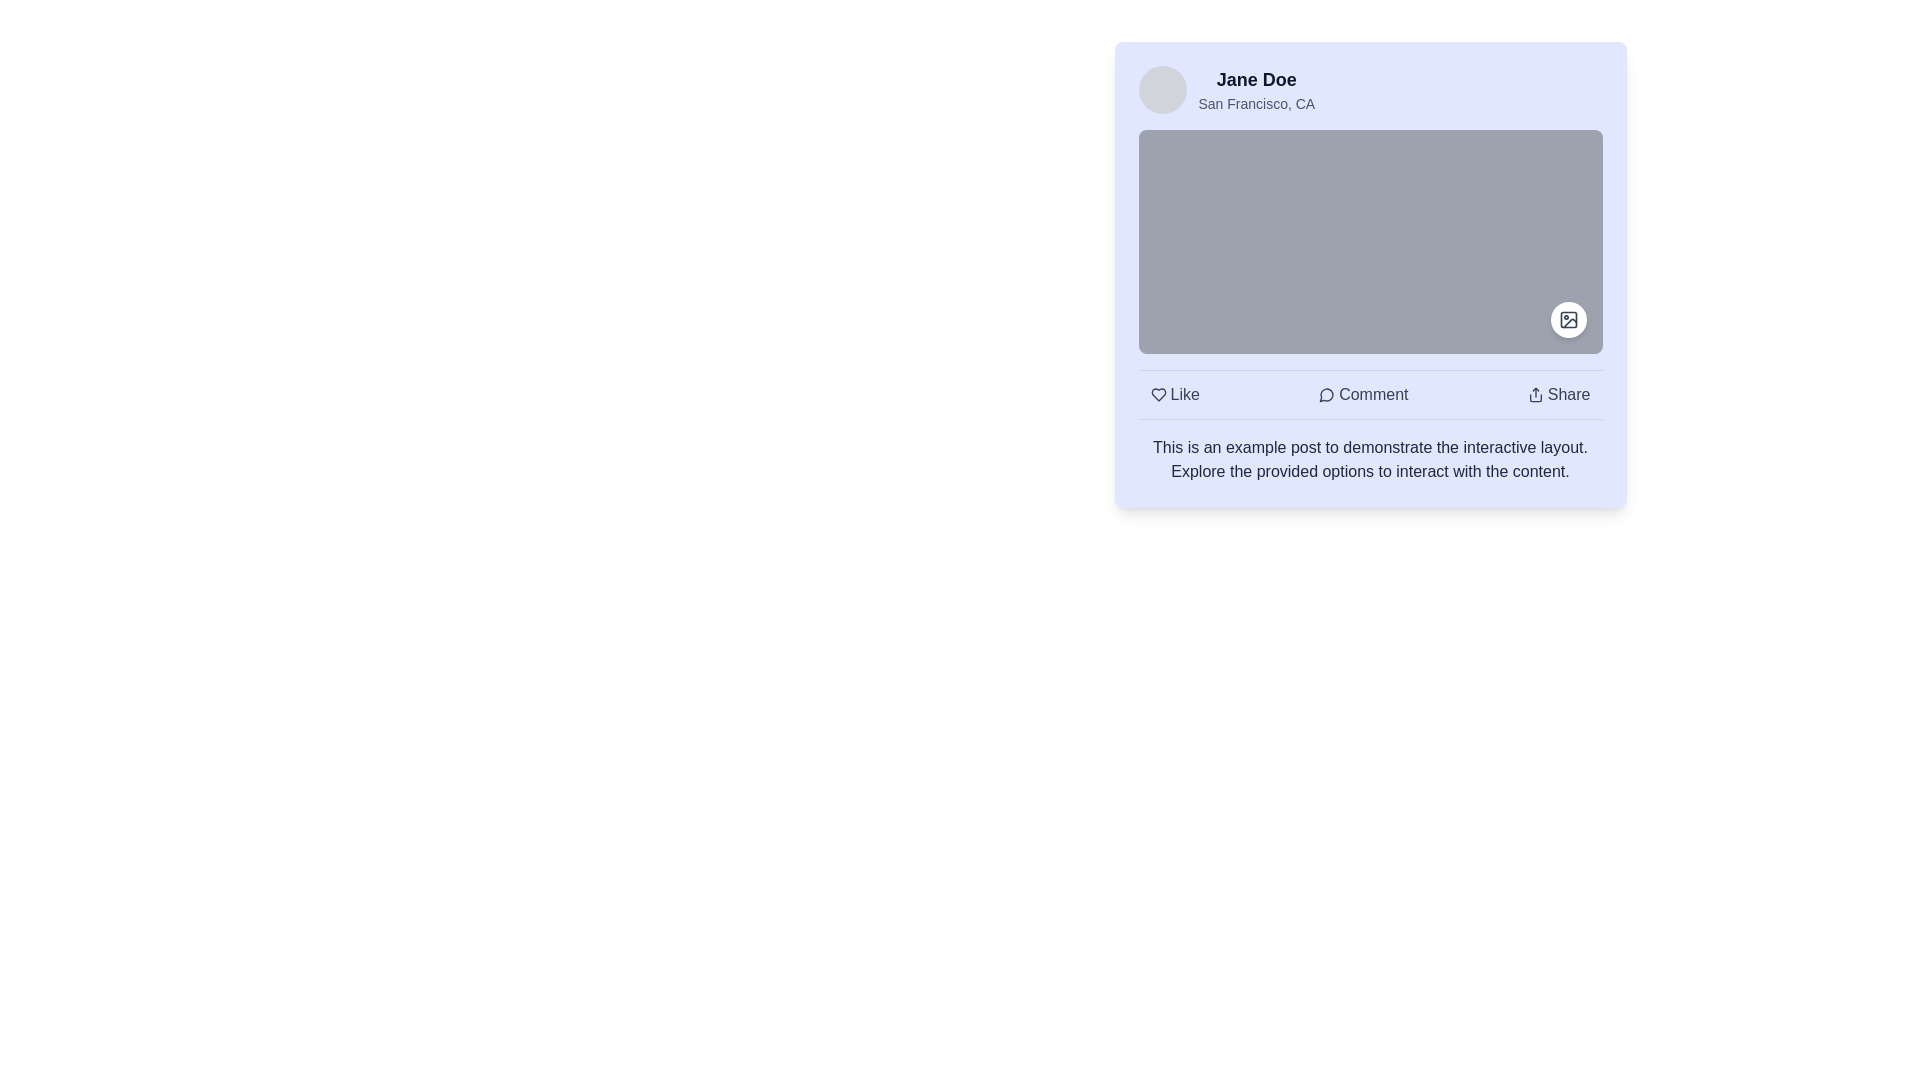 Image resolution: width=1920 pixels, height=1080 pixels. I want to click on the 'Share' text label element, which is styled in gray font and located at the bottom-right corner of a post block, aligned with the 'Like' and 'Comment' buttons, so click(1568, 394).